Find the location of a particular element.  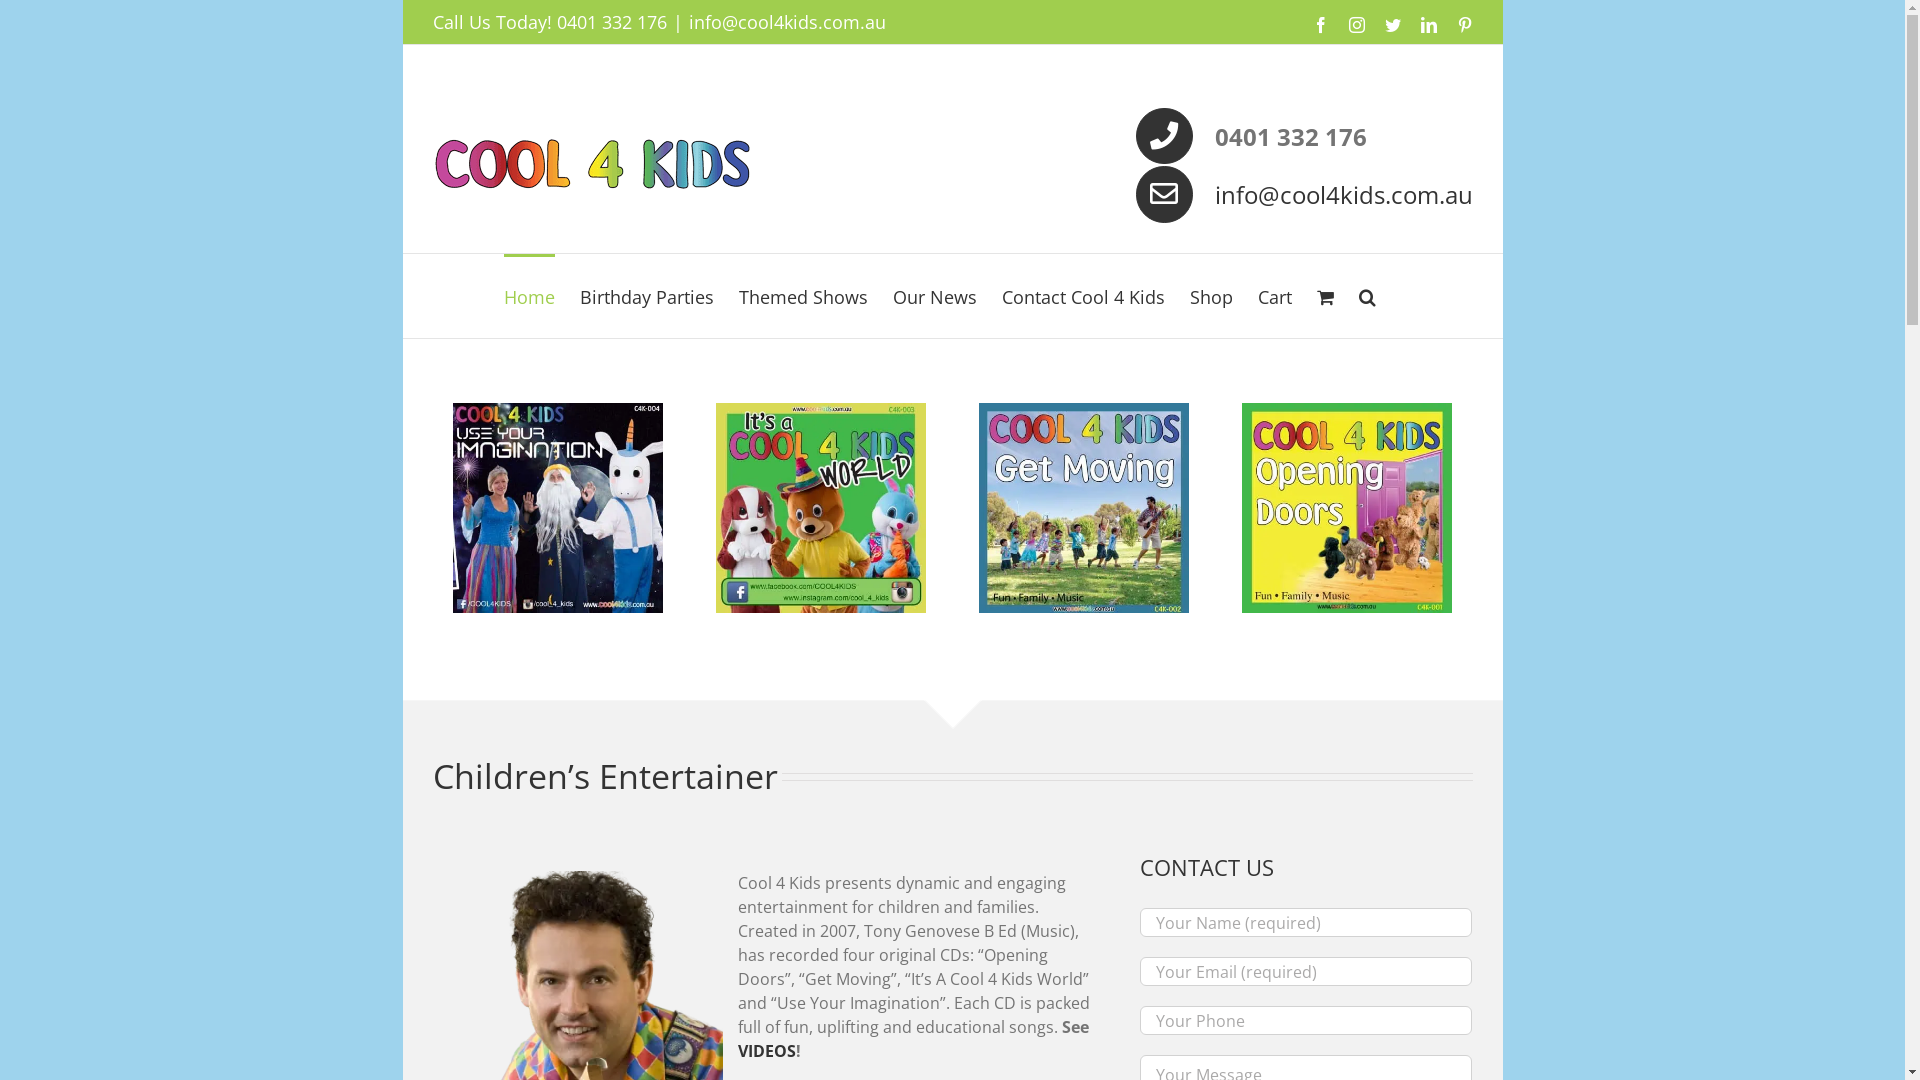

'Contact Cool 4 Kids' is located at coordinates (1082, 296).